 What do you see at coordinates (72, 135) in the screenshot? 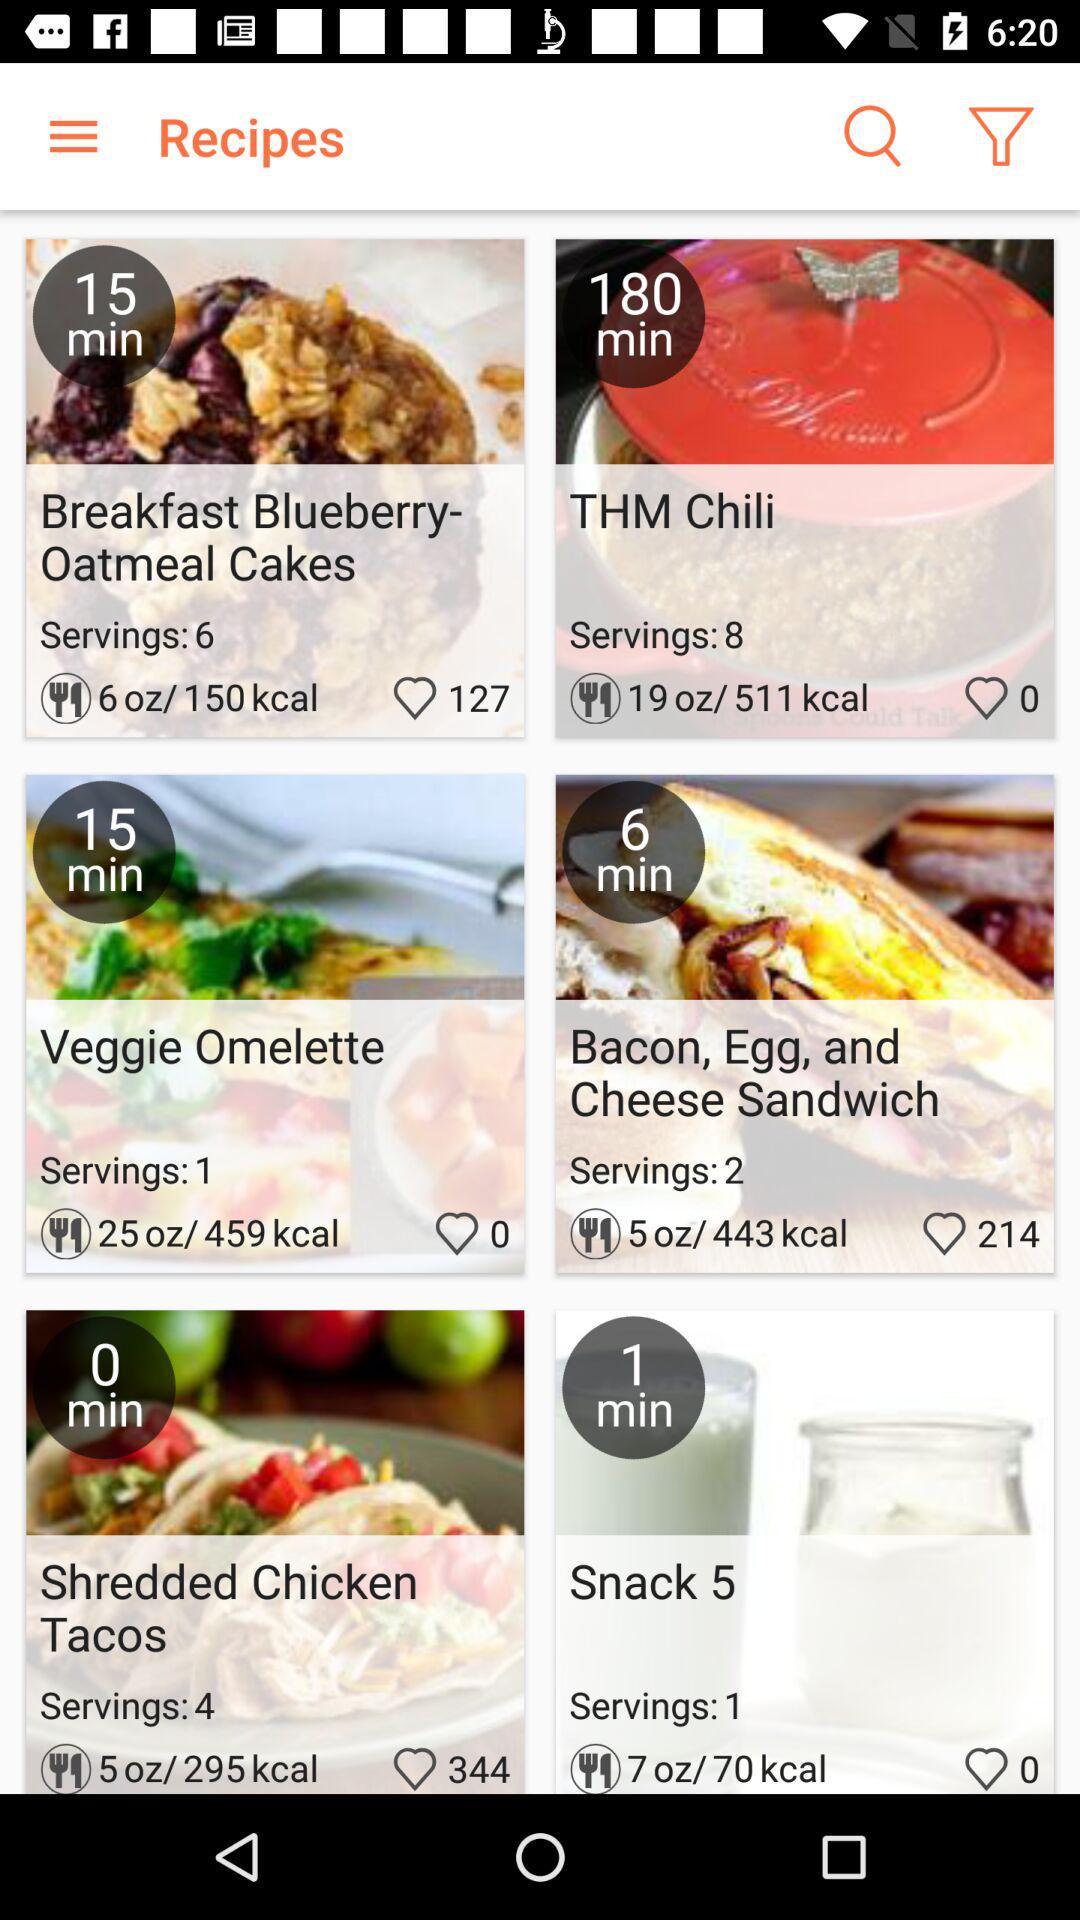
I see `item to the left of recipes icon` at bounding box center [72, 135].